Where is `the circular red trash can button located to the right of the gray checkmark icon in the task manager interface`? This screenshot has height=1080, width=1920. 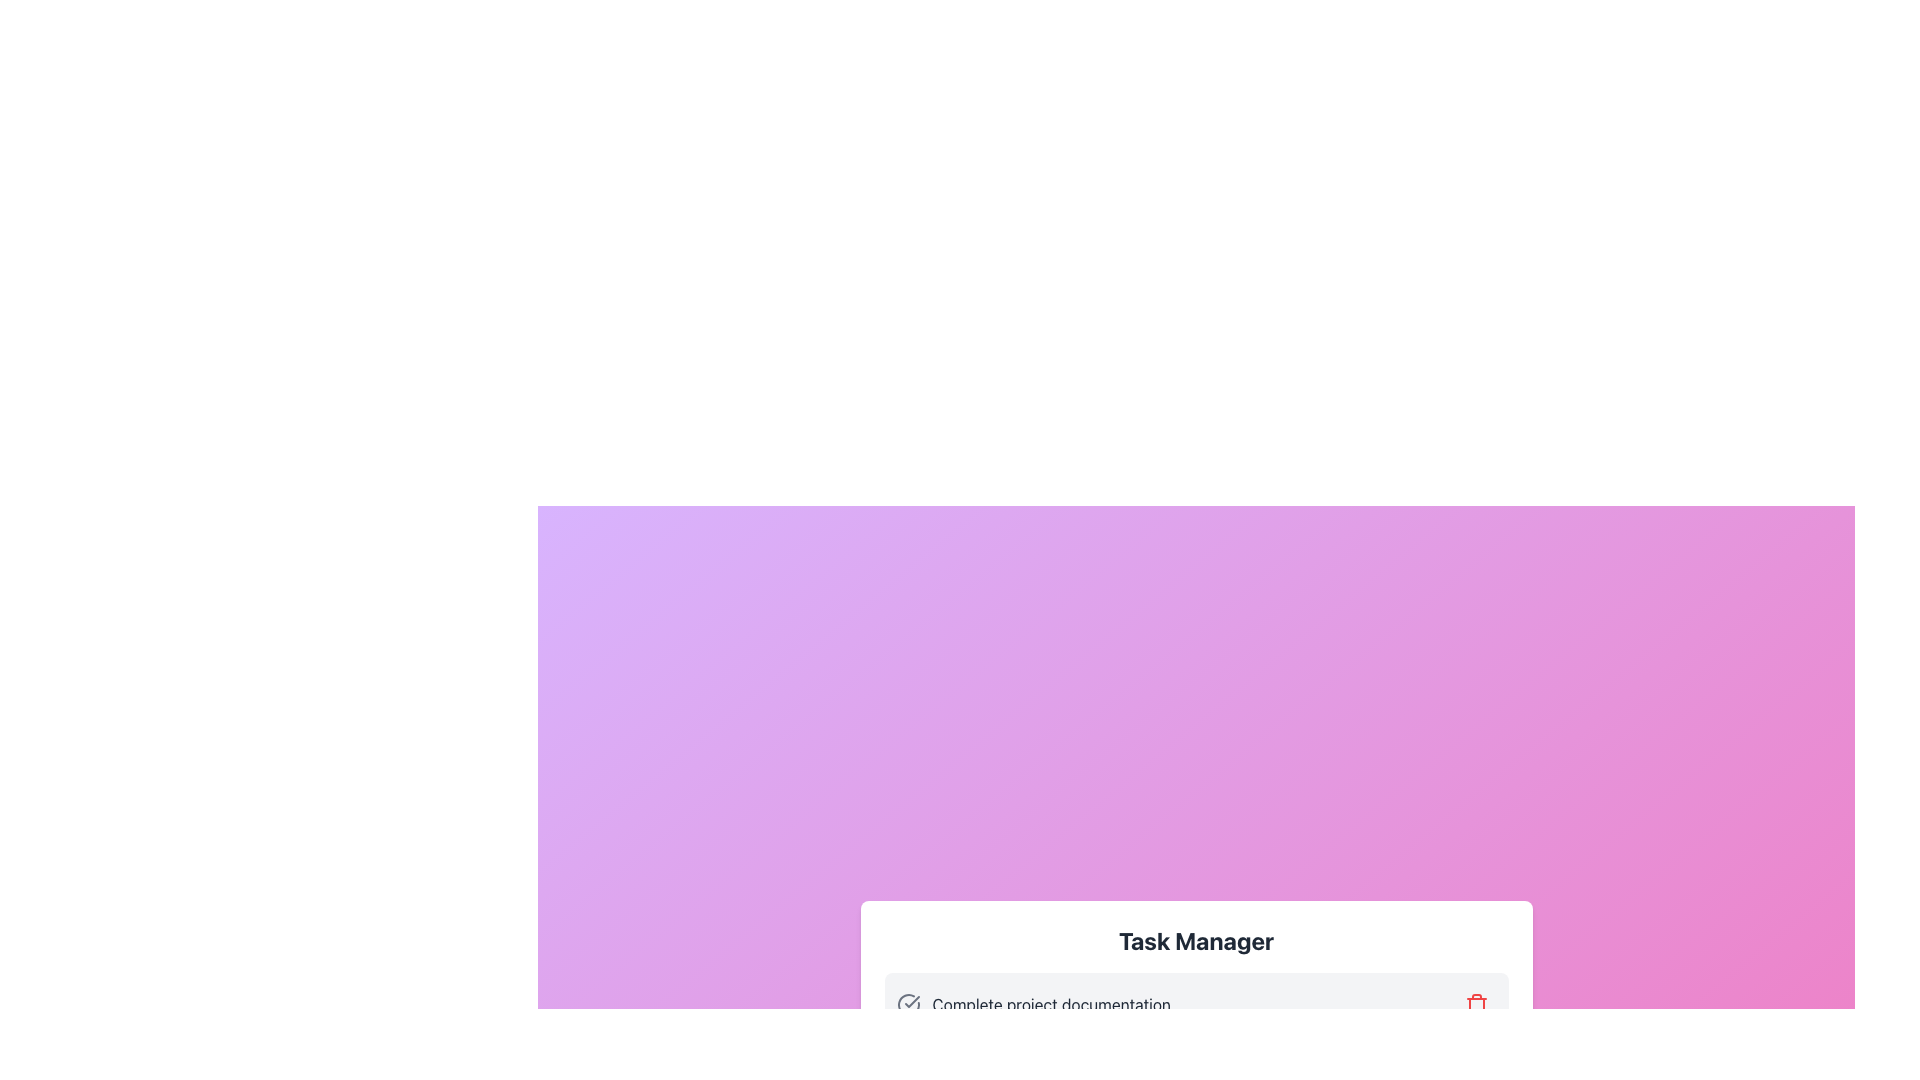 the circular red trash can button located to the right of the gray checkmark icon in the task manager interface is located at coordinates (1476, 1005).